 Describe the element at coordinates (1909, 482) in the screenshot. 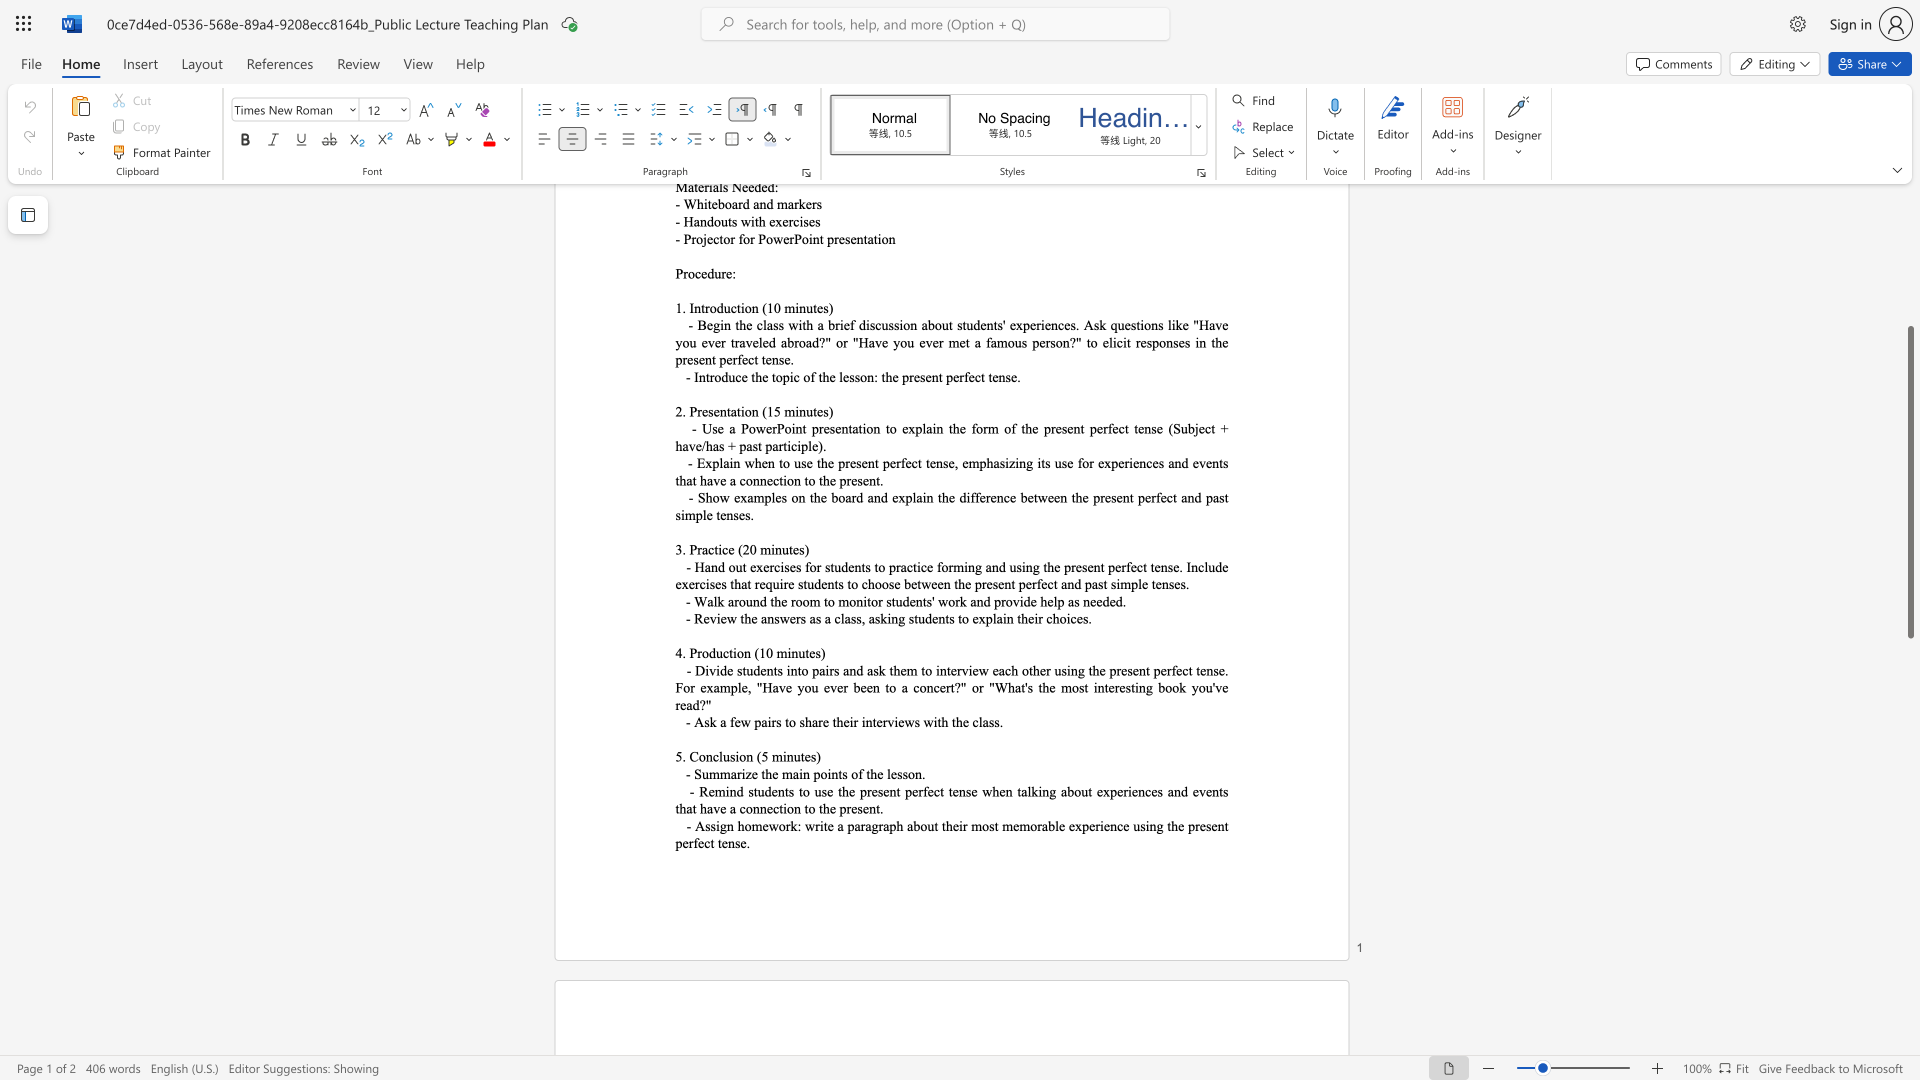

I see `the scrollbar and move down 220 pixels` at that location.